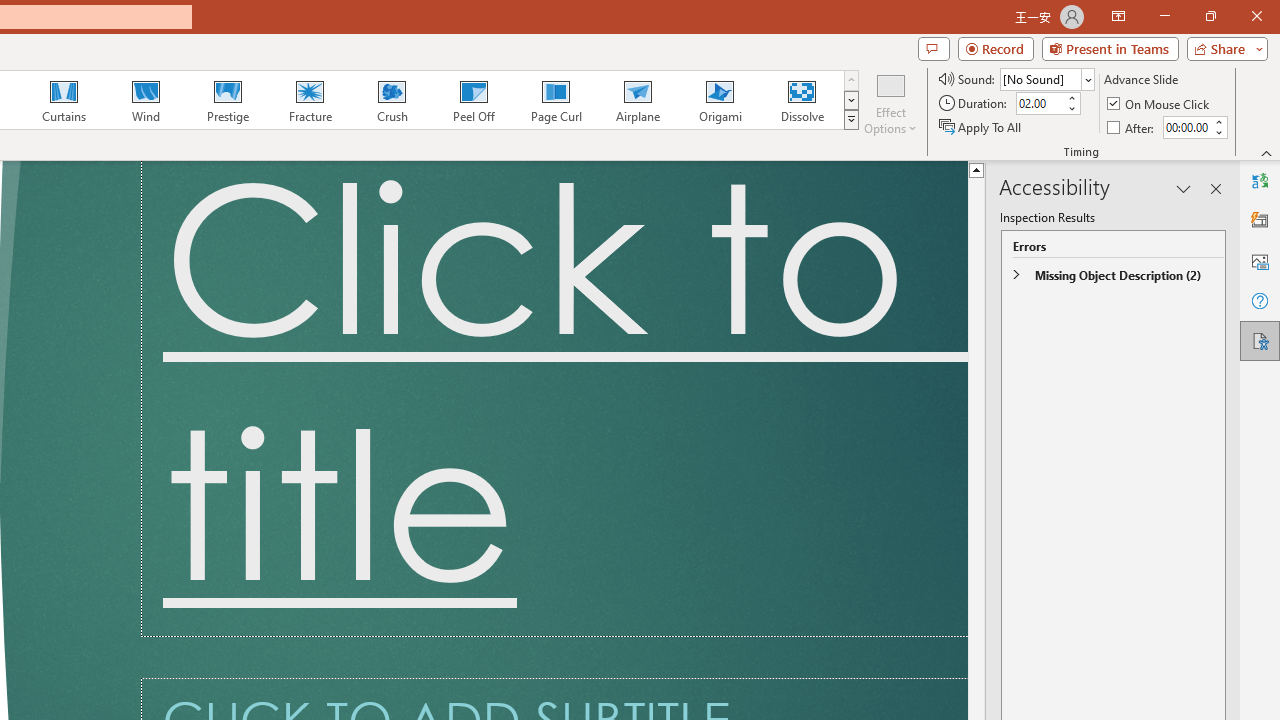 The image size is (1280, 720). I want to click on 'Prestige', so click(227, 100).